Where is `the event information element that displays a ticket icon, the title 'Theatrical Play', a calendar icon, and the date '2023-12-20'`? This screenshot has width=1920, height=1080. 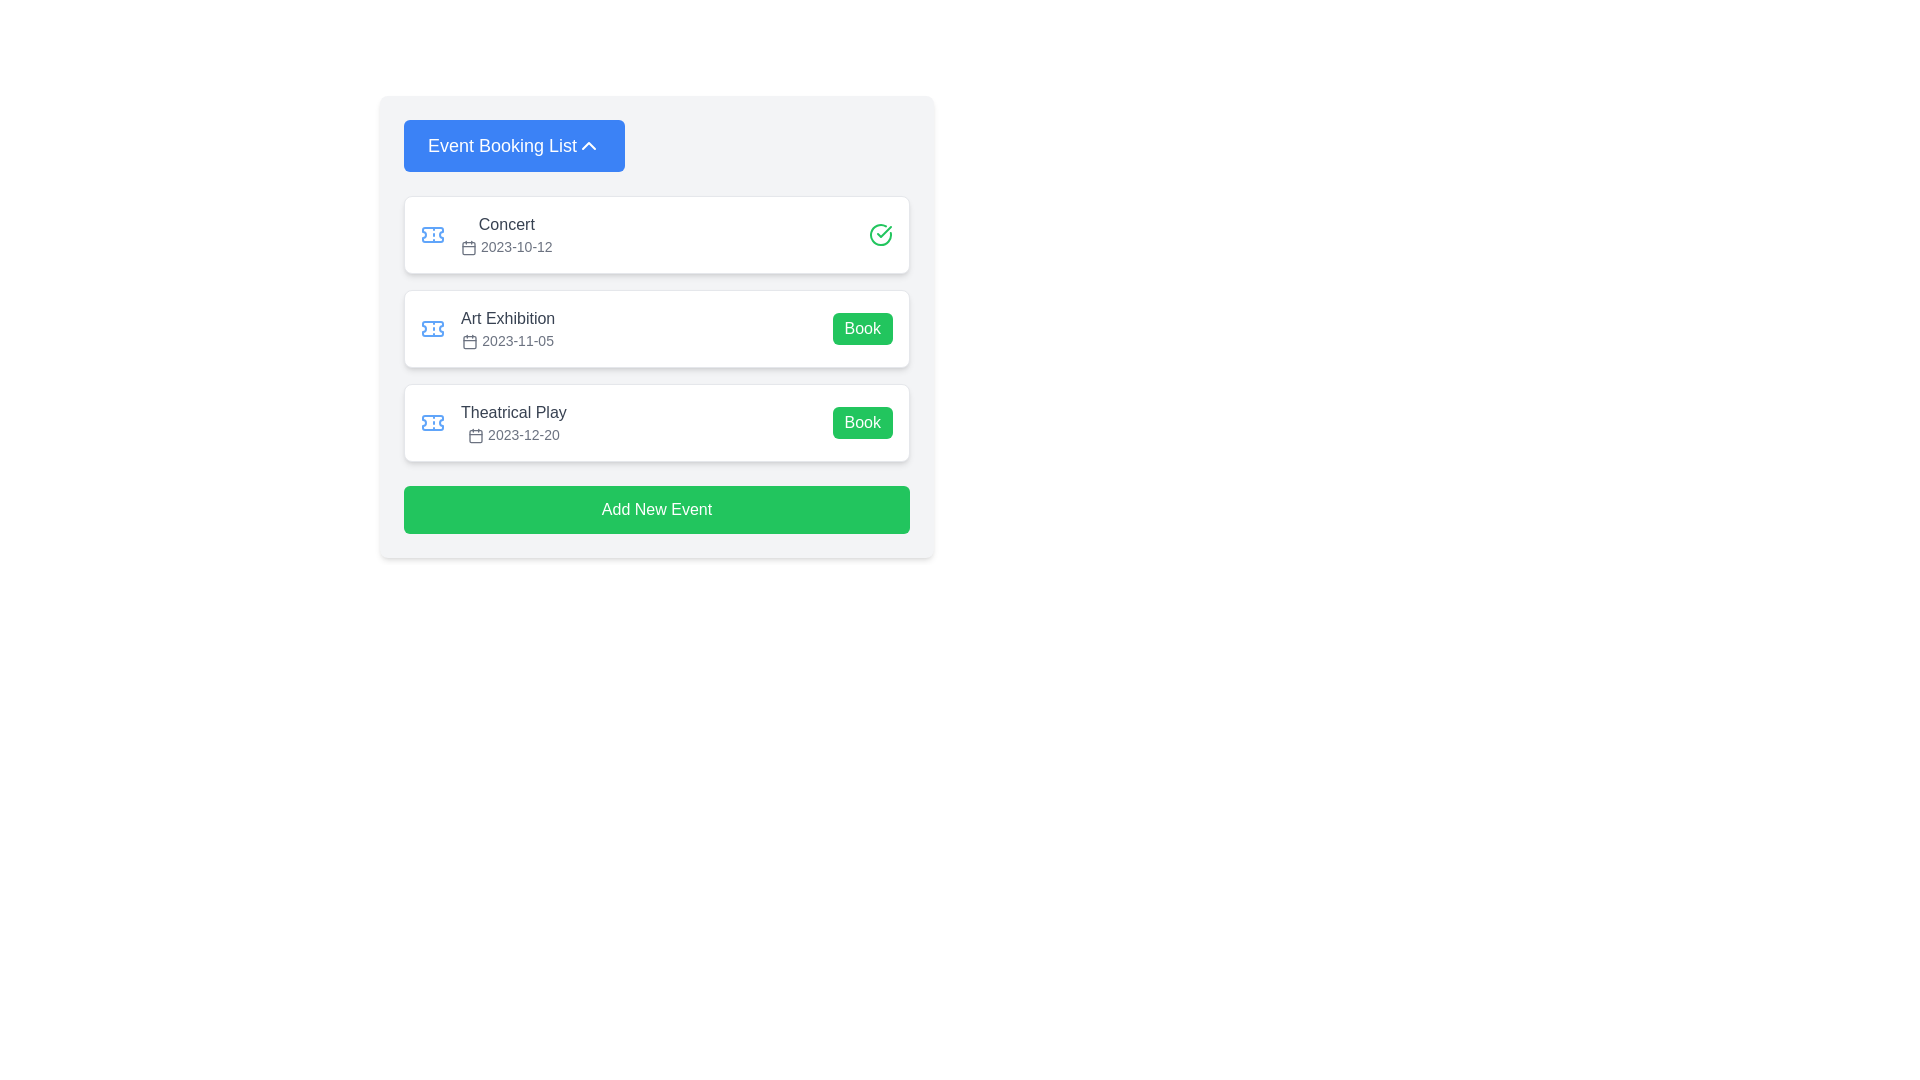
the event information element that displays a ticket icon, the title 'Theatrical Play', a calendar icon, and the date '2023-12-20' is located at coordinates (493, 422).